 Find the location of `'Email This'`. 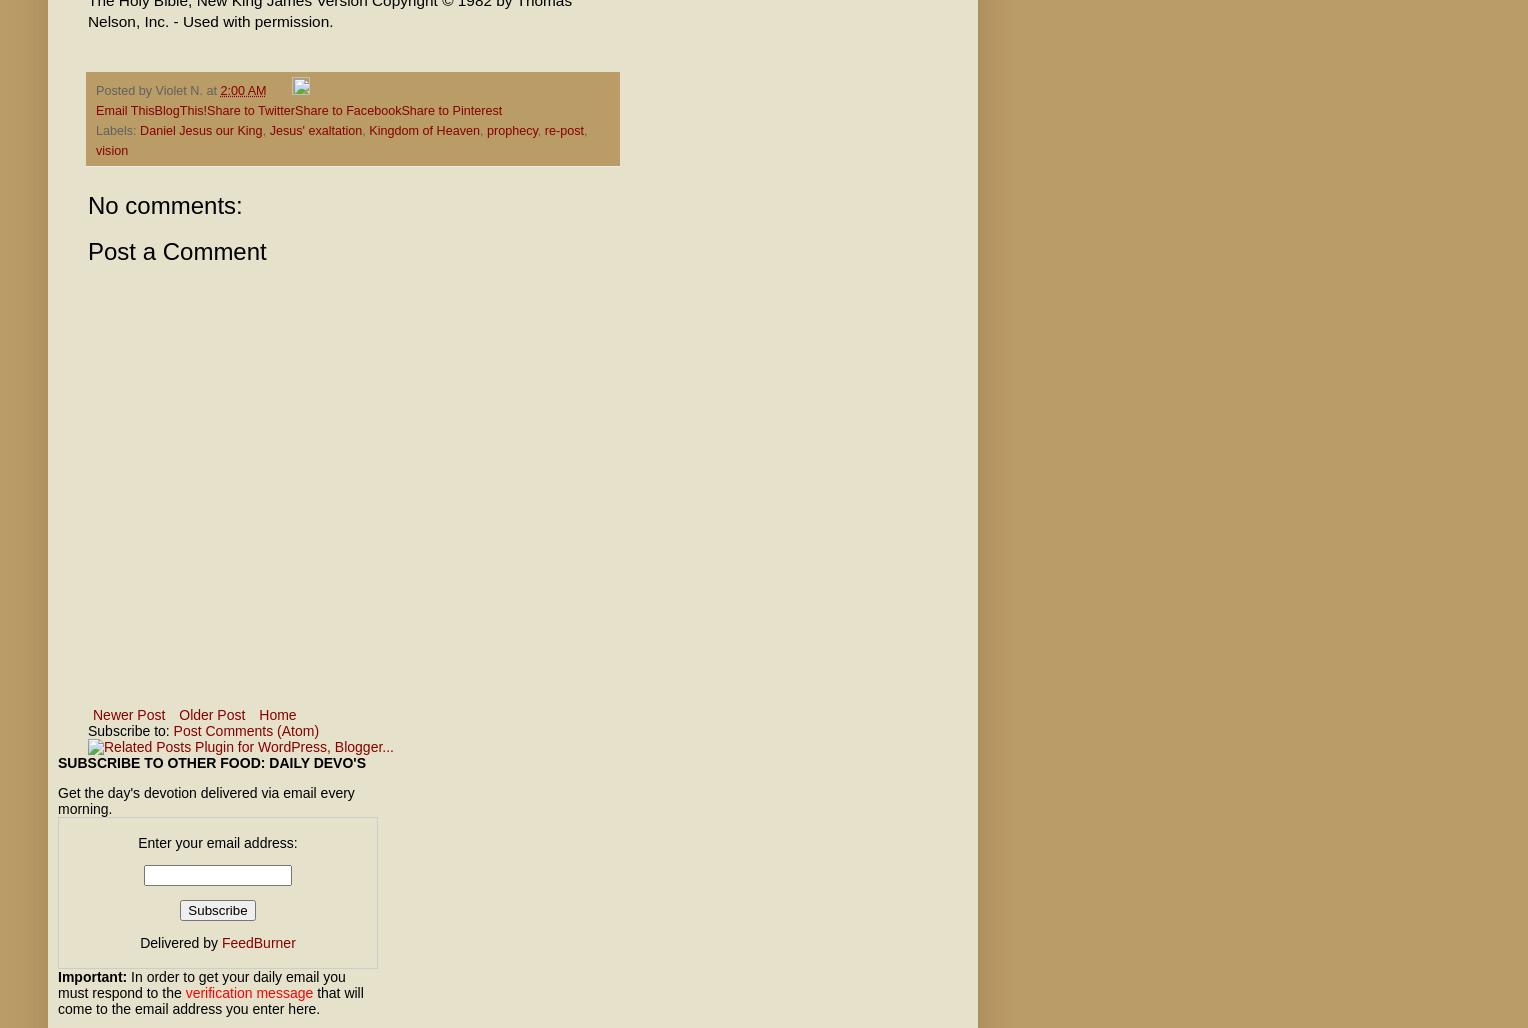

'Email This' is located at coordinates (123, 110).